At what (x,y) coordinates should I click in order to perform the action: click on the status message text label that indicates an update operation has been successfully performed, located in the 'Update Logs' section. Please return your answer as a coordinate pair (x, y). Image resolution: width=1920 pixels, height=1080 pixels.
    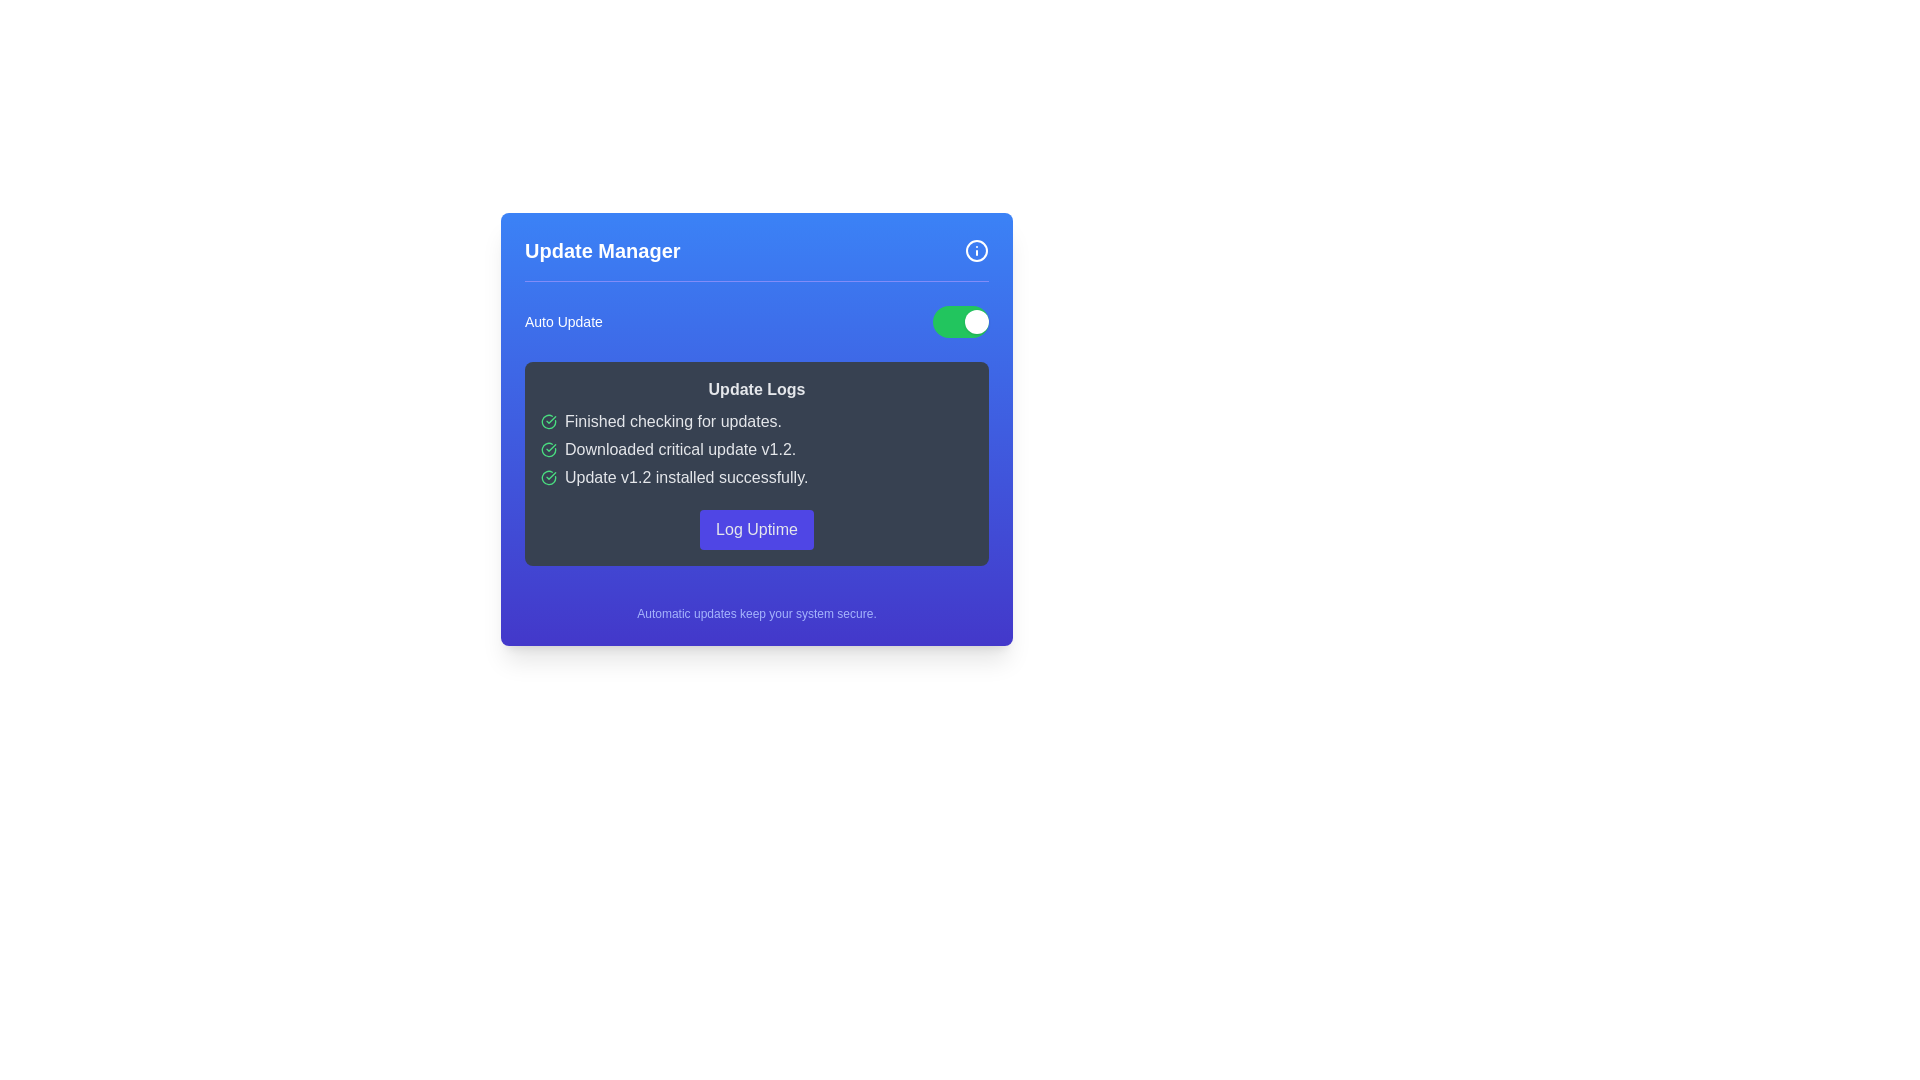
    Looking at the image, I should click on (756, 478).